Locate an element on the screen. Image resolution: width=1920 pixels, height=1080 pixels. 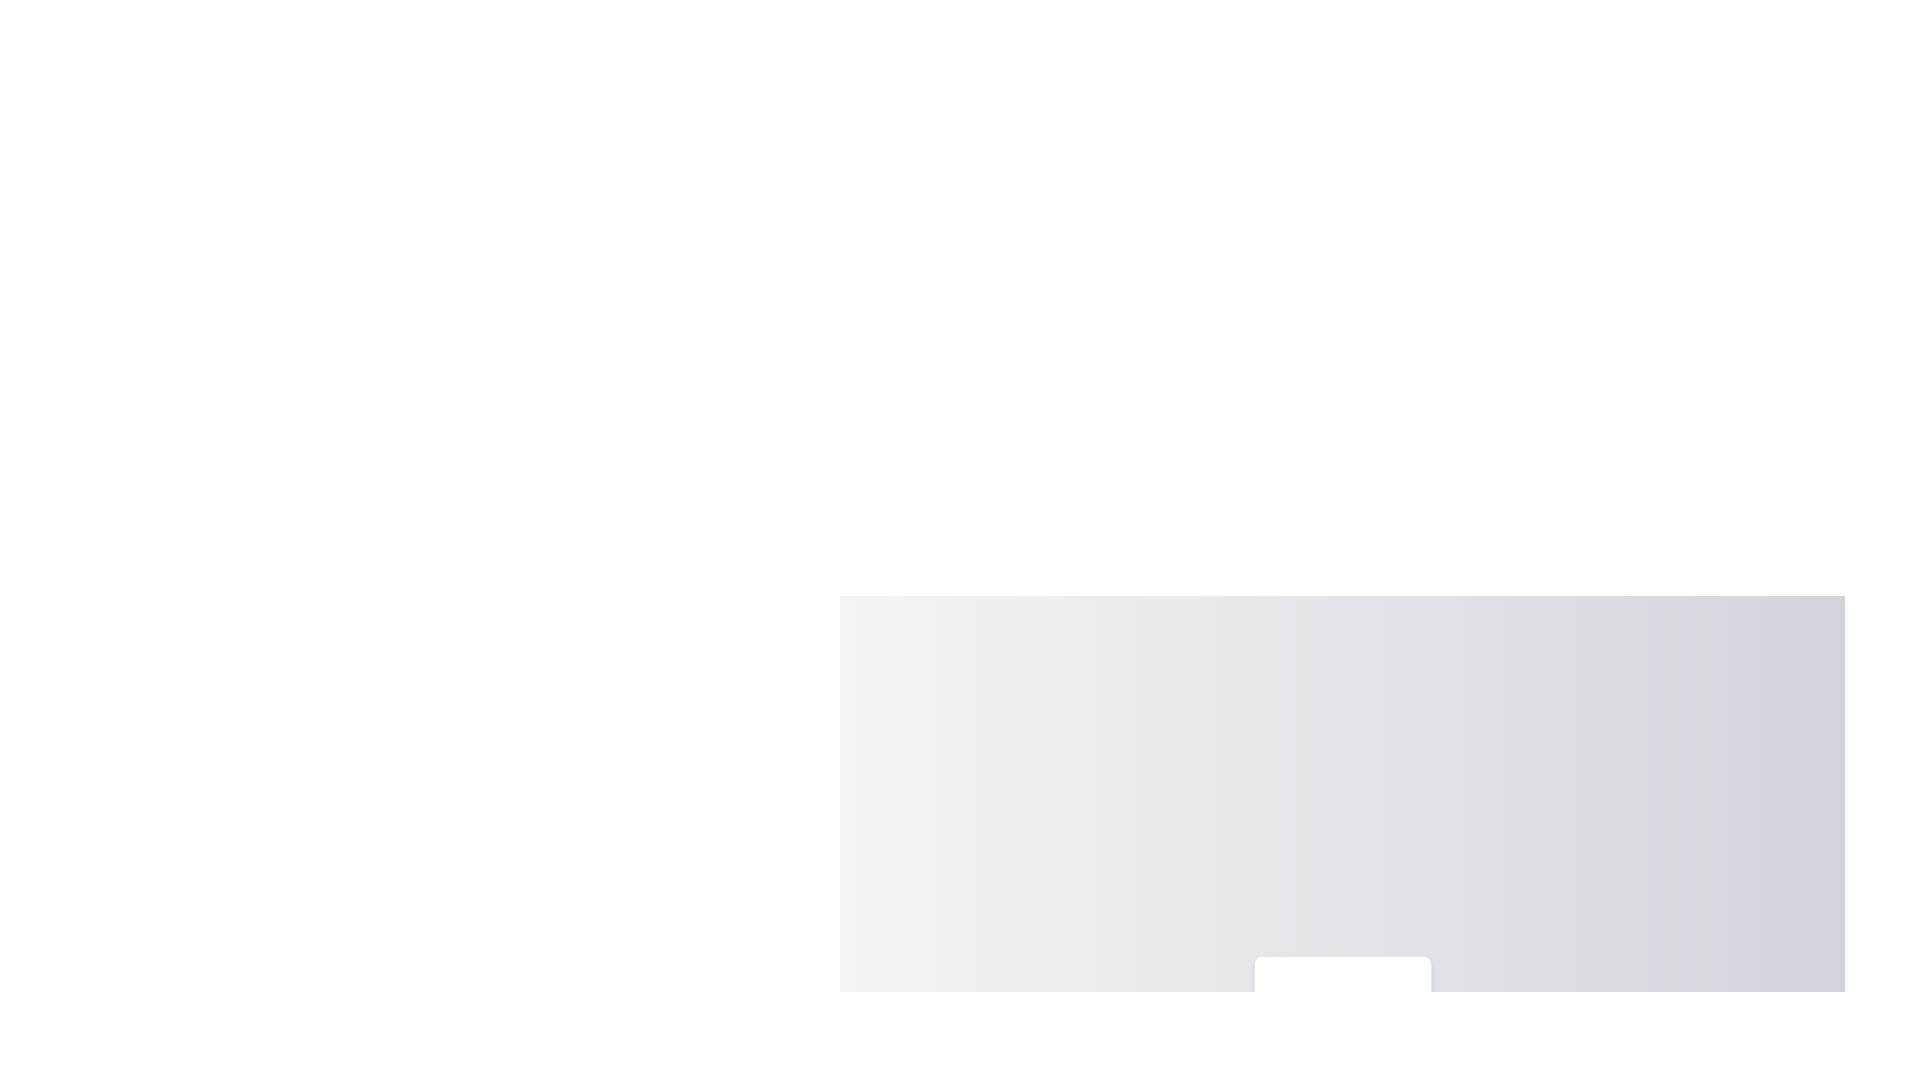
the menu item Search from the menu is located at coordinates (1342, 1001).